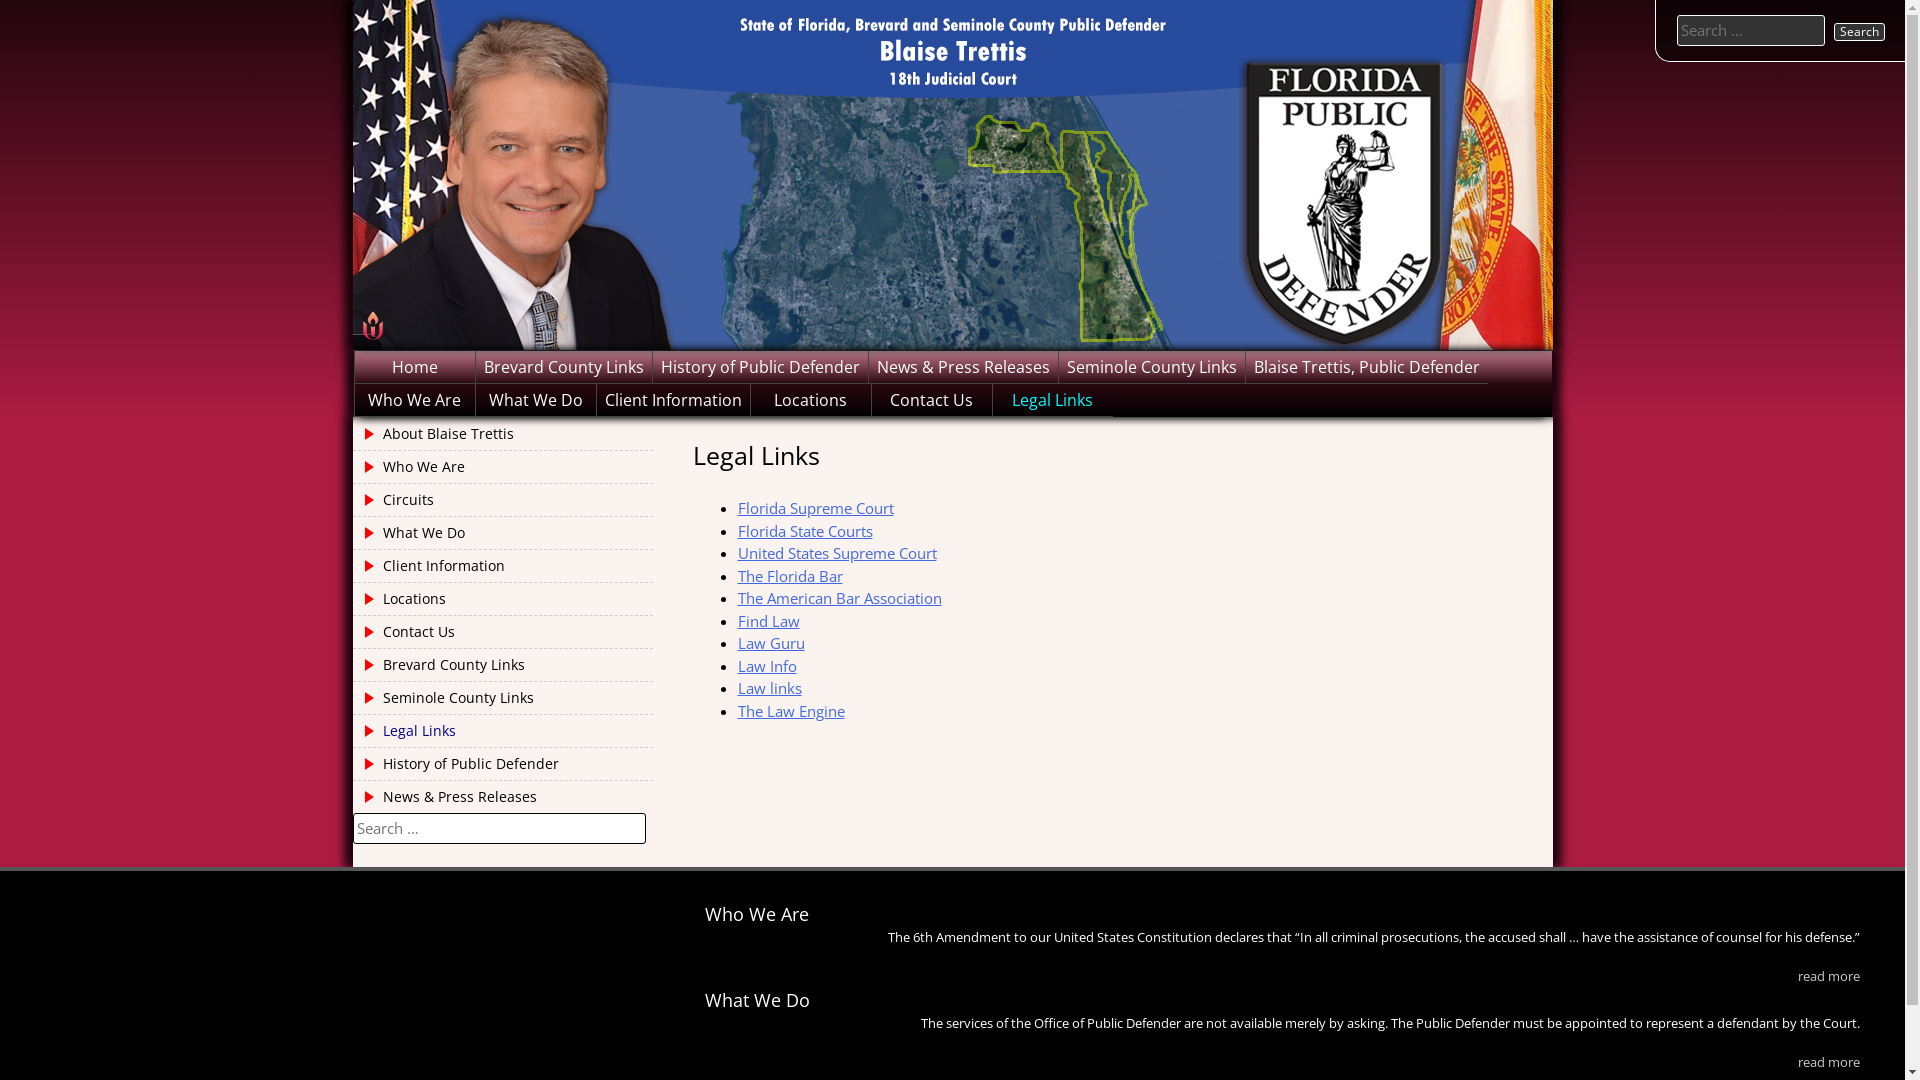  I want to click on 'Florida Supreme Court', so click(737, 507).